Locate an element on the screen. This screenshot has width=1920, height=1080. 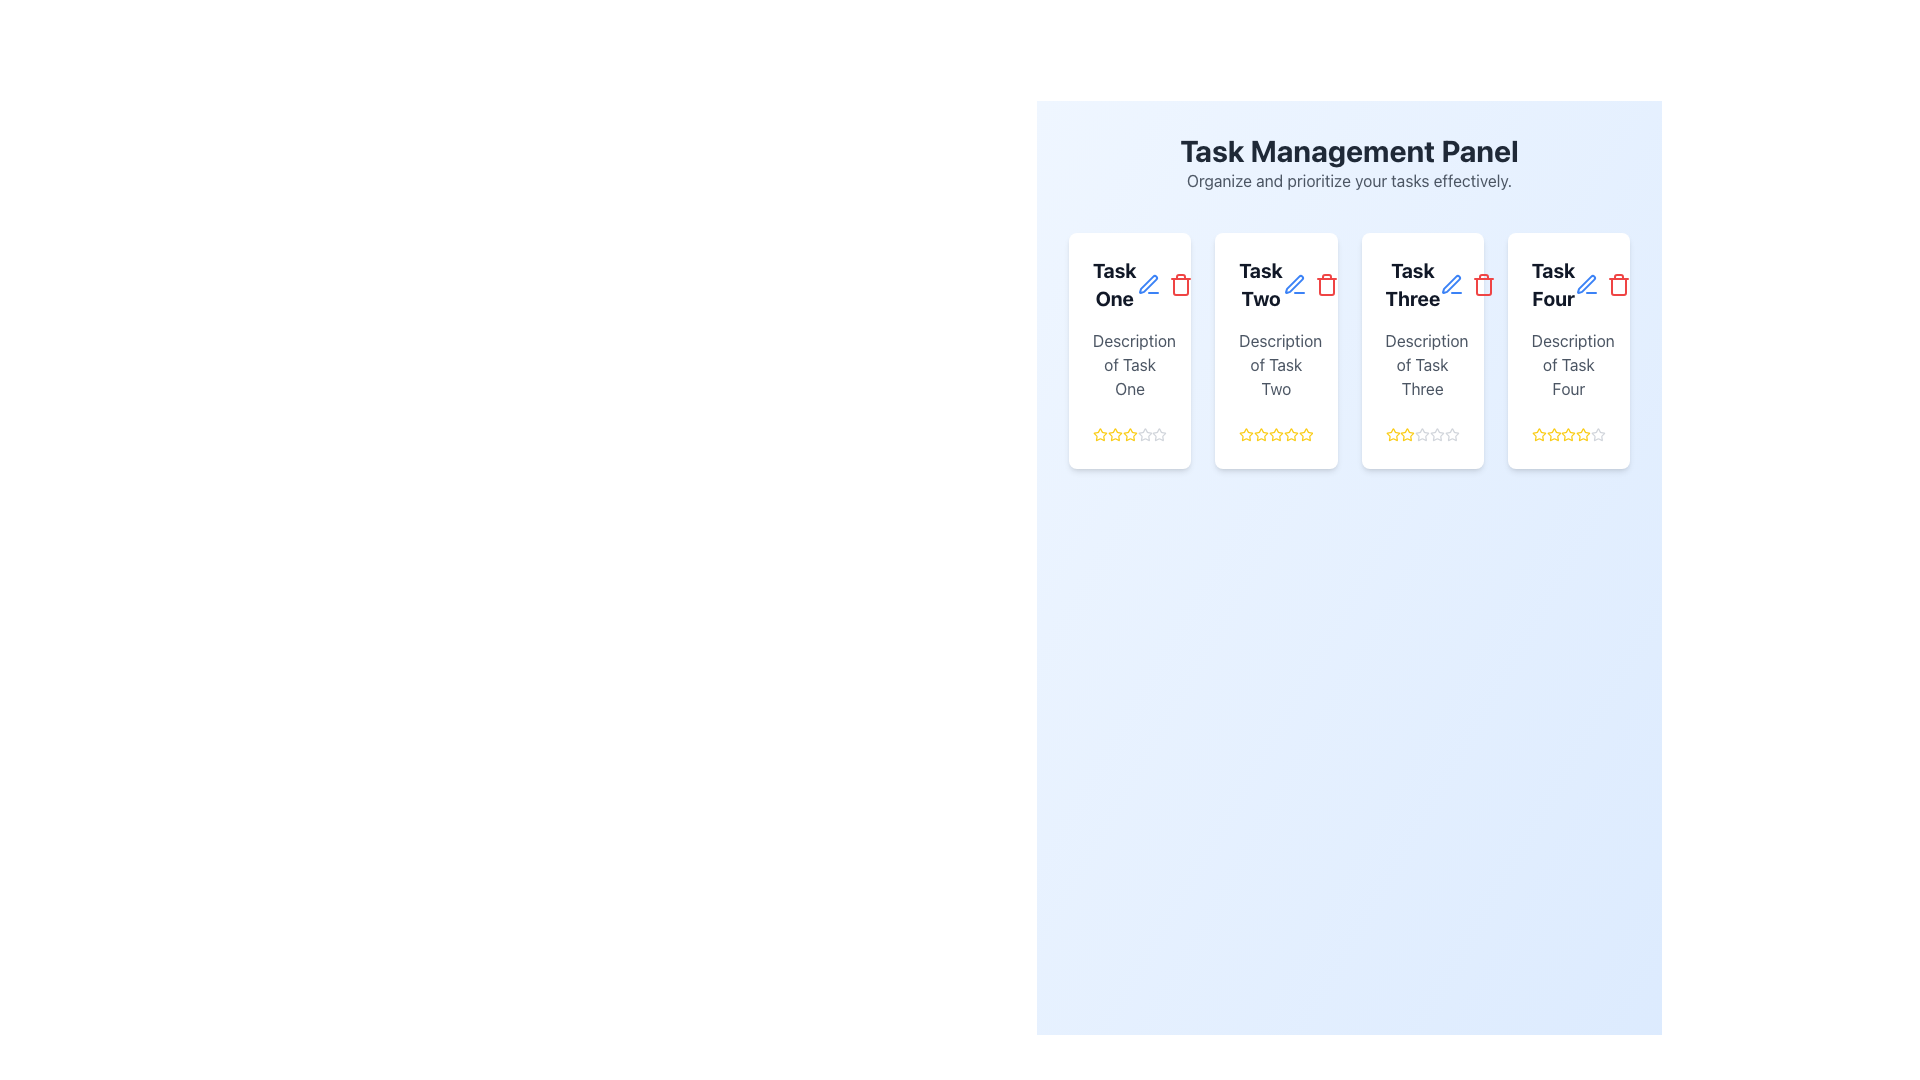
the delete icon button located at the top-right corner of the task card to trigger a tooltip or highlight effect is located at coordinates (1180, 285).